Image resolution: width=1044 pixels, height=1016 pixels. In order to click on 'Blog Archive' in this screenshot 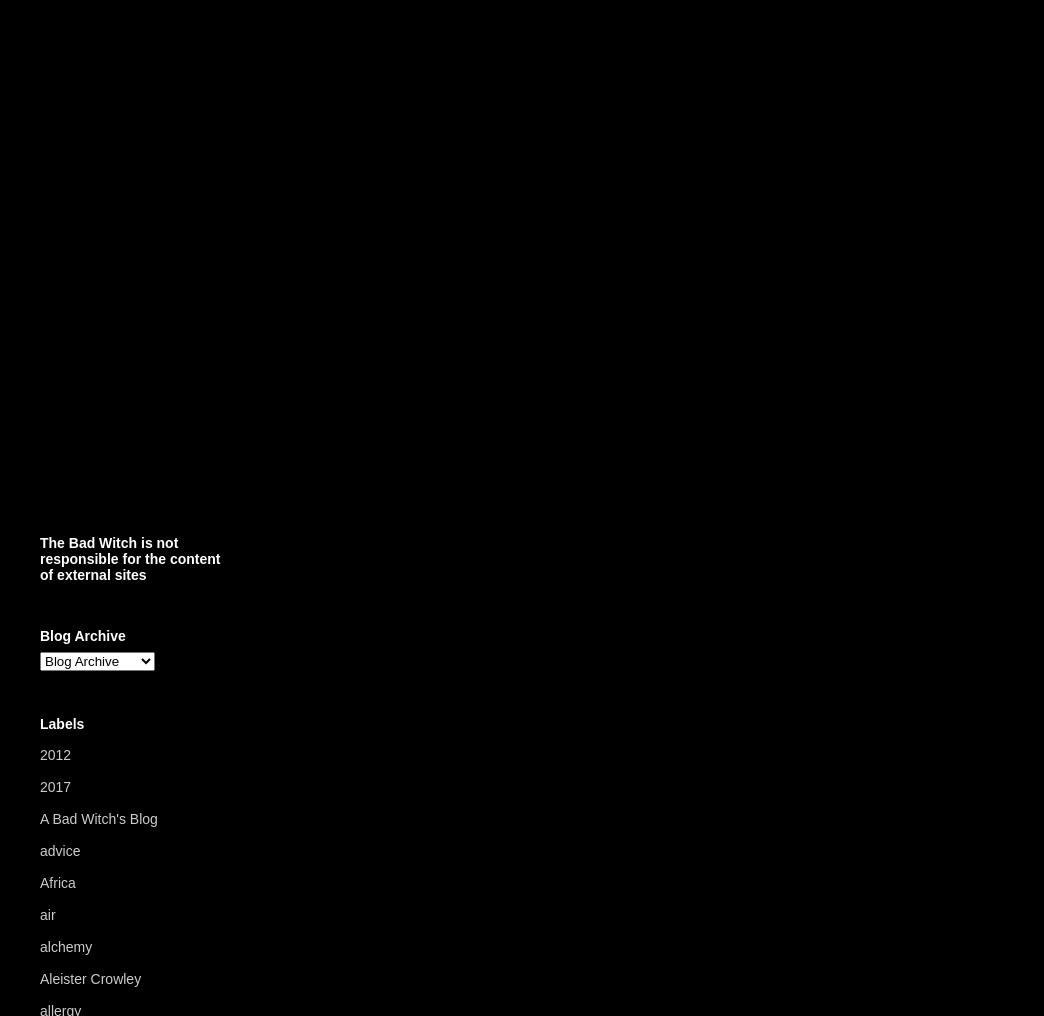, I will do `click(82, 635)`.